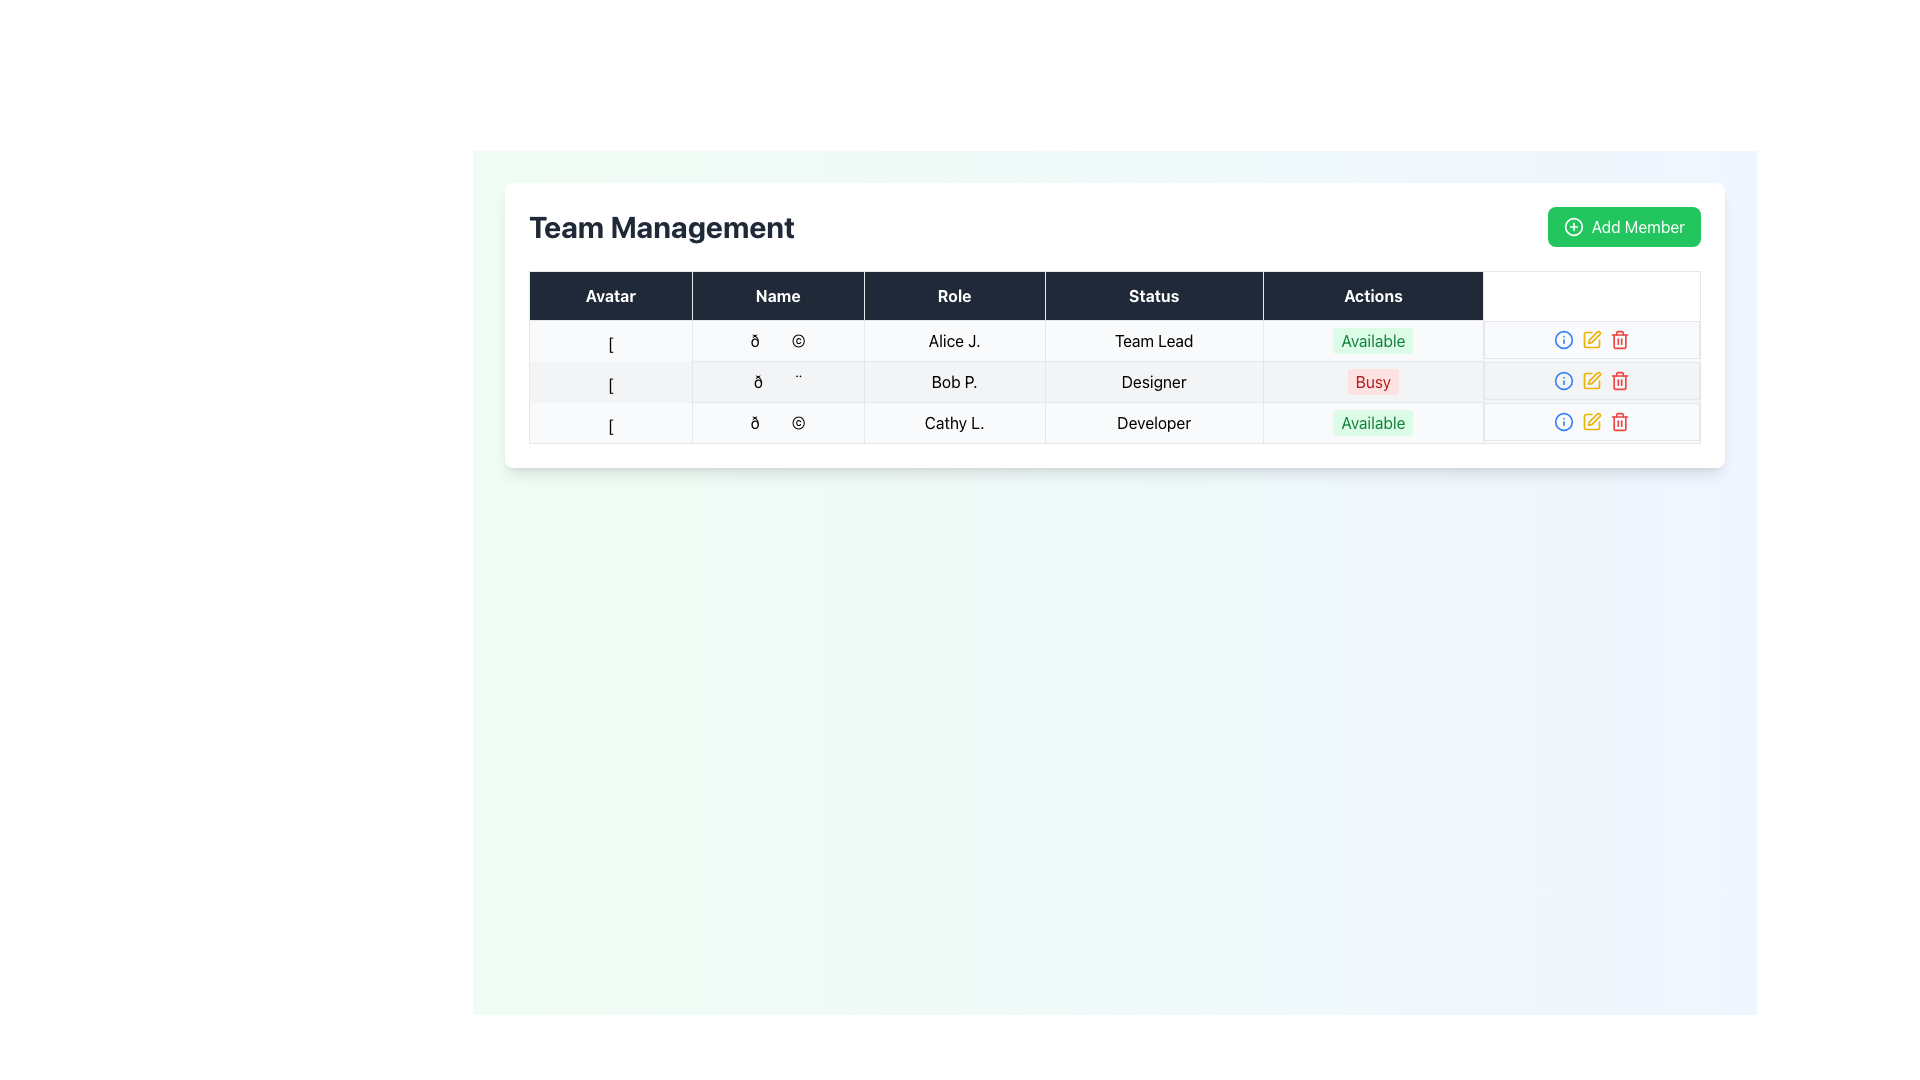 This screenshot has height=1080, width=1920. Describe the element at coordinates (1371, 381) in the screenshot. I see `the 'Busy' status indicator for user Bob P. in the second row of the Status column` at that location.